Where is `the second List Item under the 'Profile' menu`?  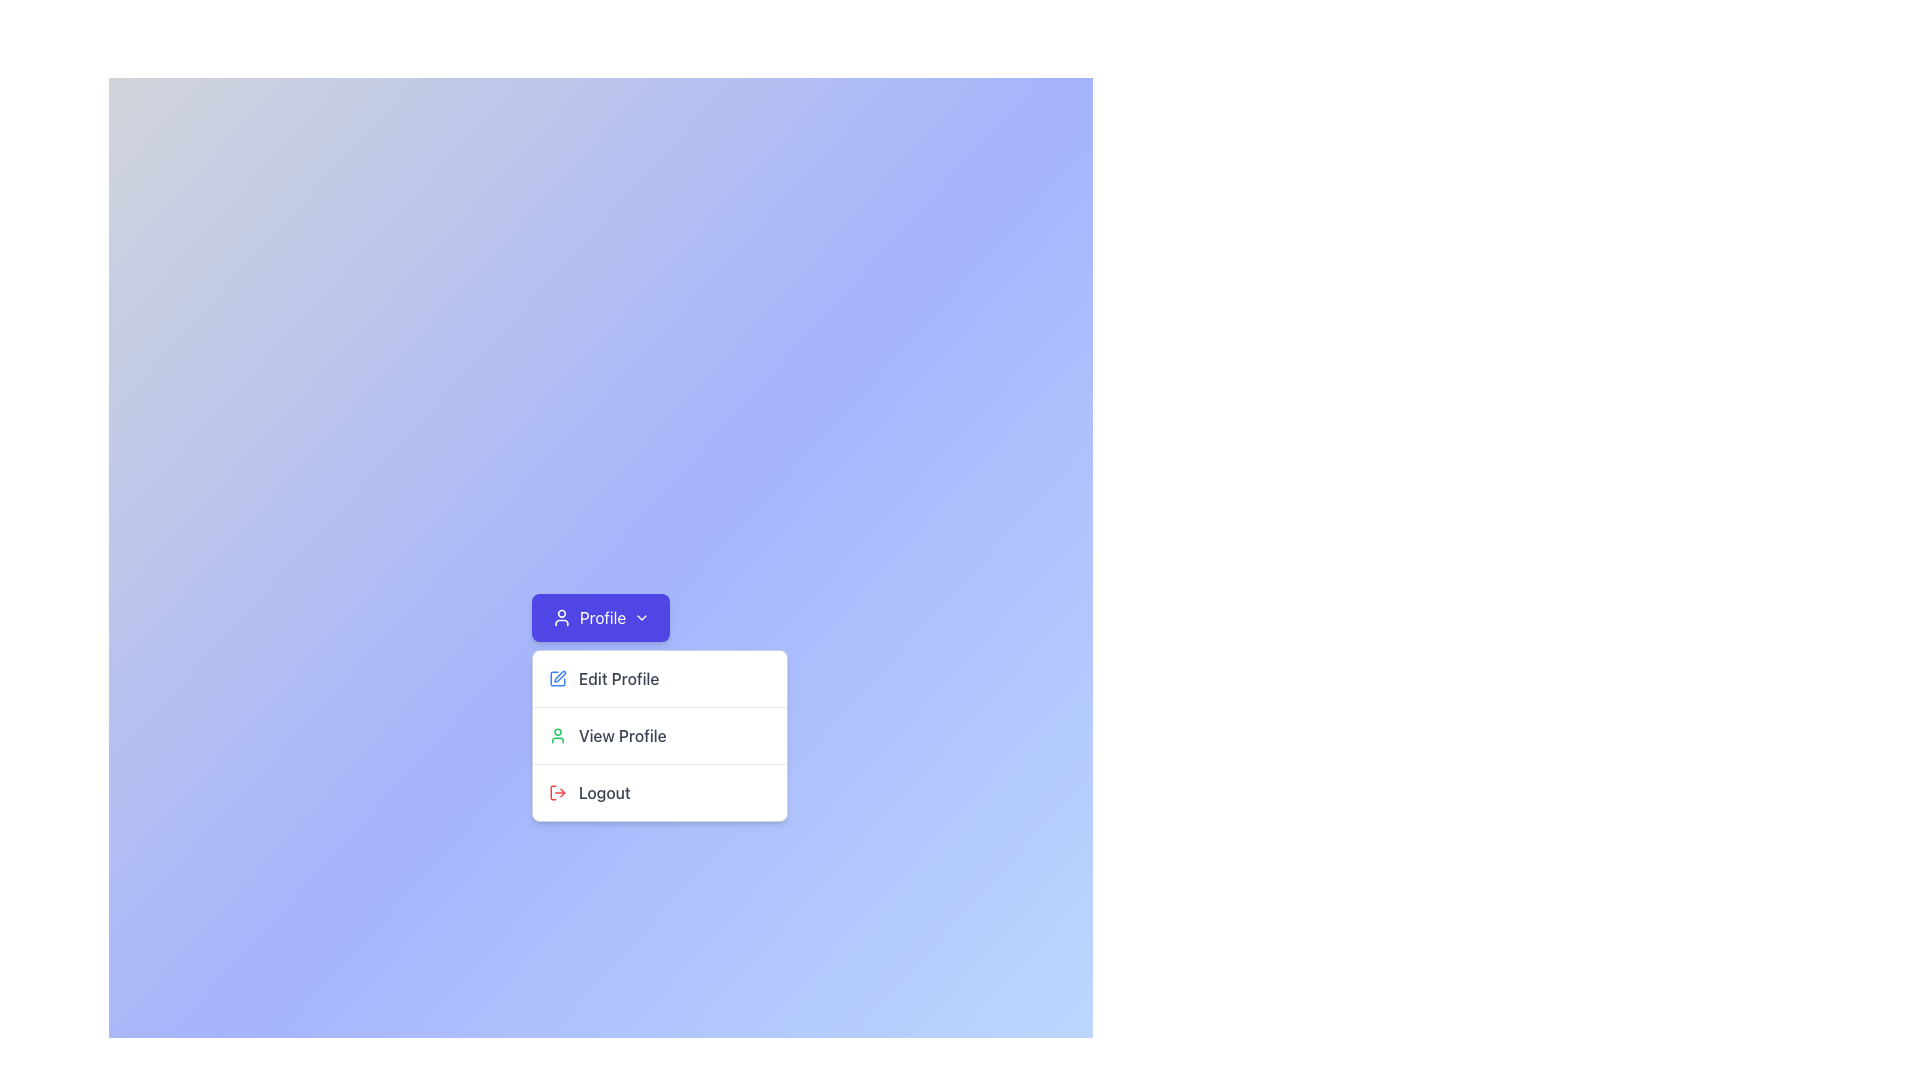 the second List Item under the 'Profile' menu is located at coordinates (659, 735).